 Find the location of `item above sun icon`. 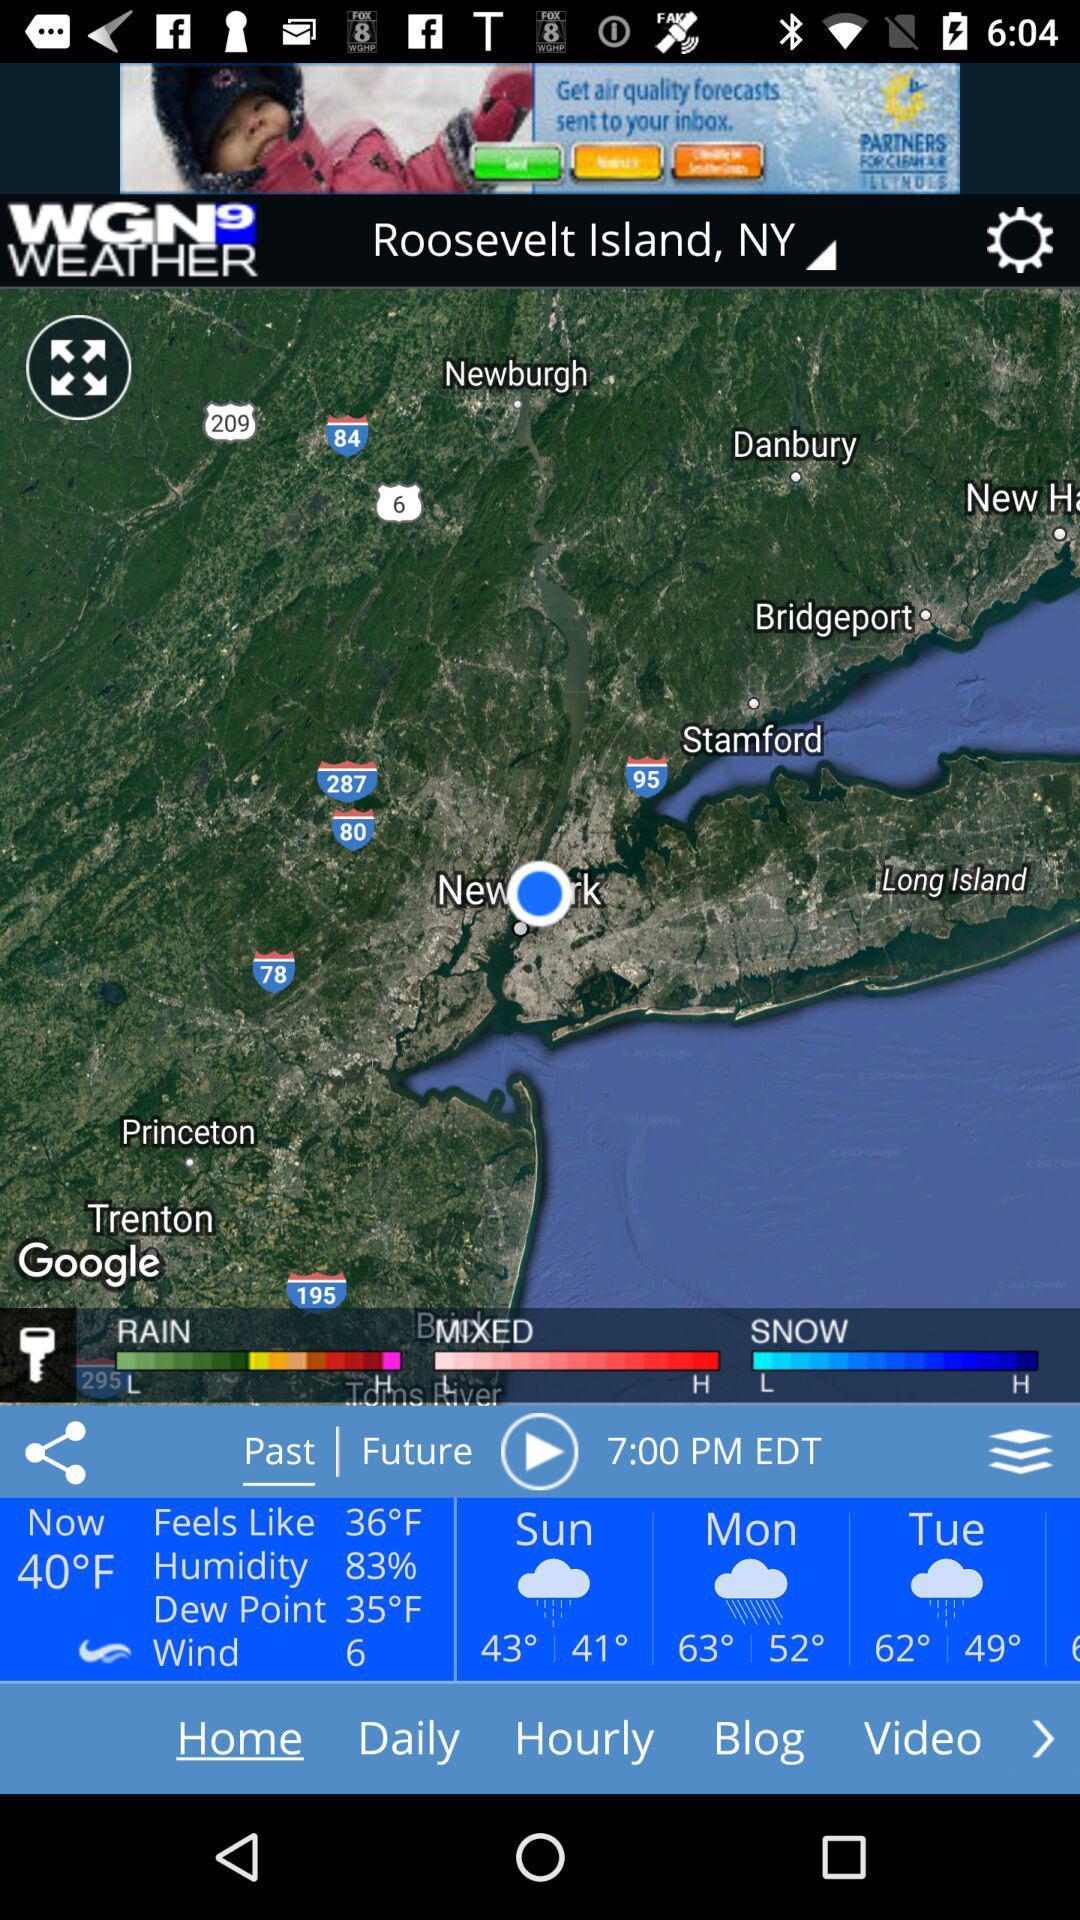

item above sun icon is located at coordinates (538, 1451).